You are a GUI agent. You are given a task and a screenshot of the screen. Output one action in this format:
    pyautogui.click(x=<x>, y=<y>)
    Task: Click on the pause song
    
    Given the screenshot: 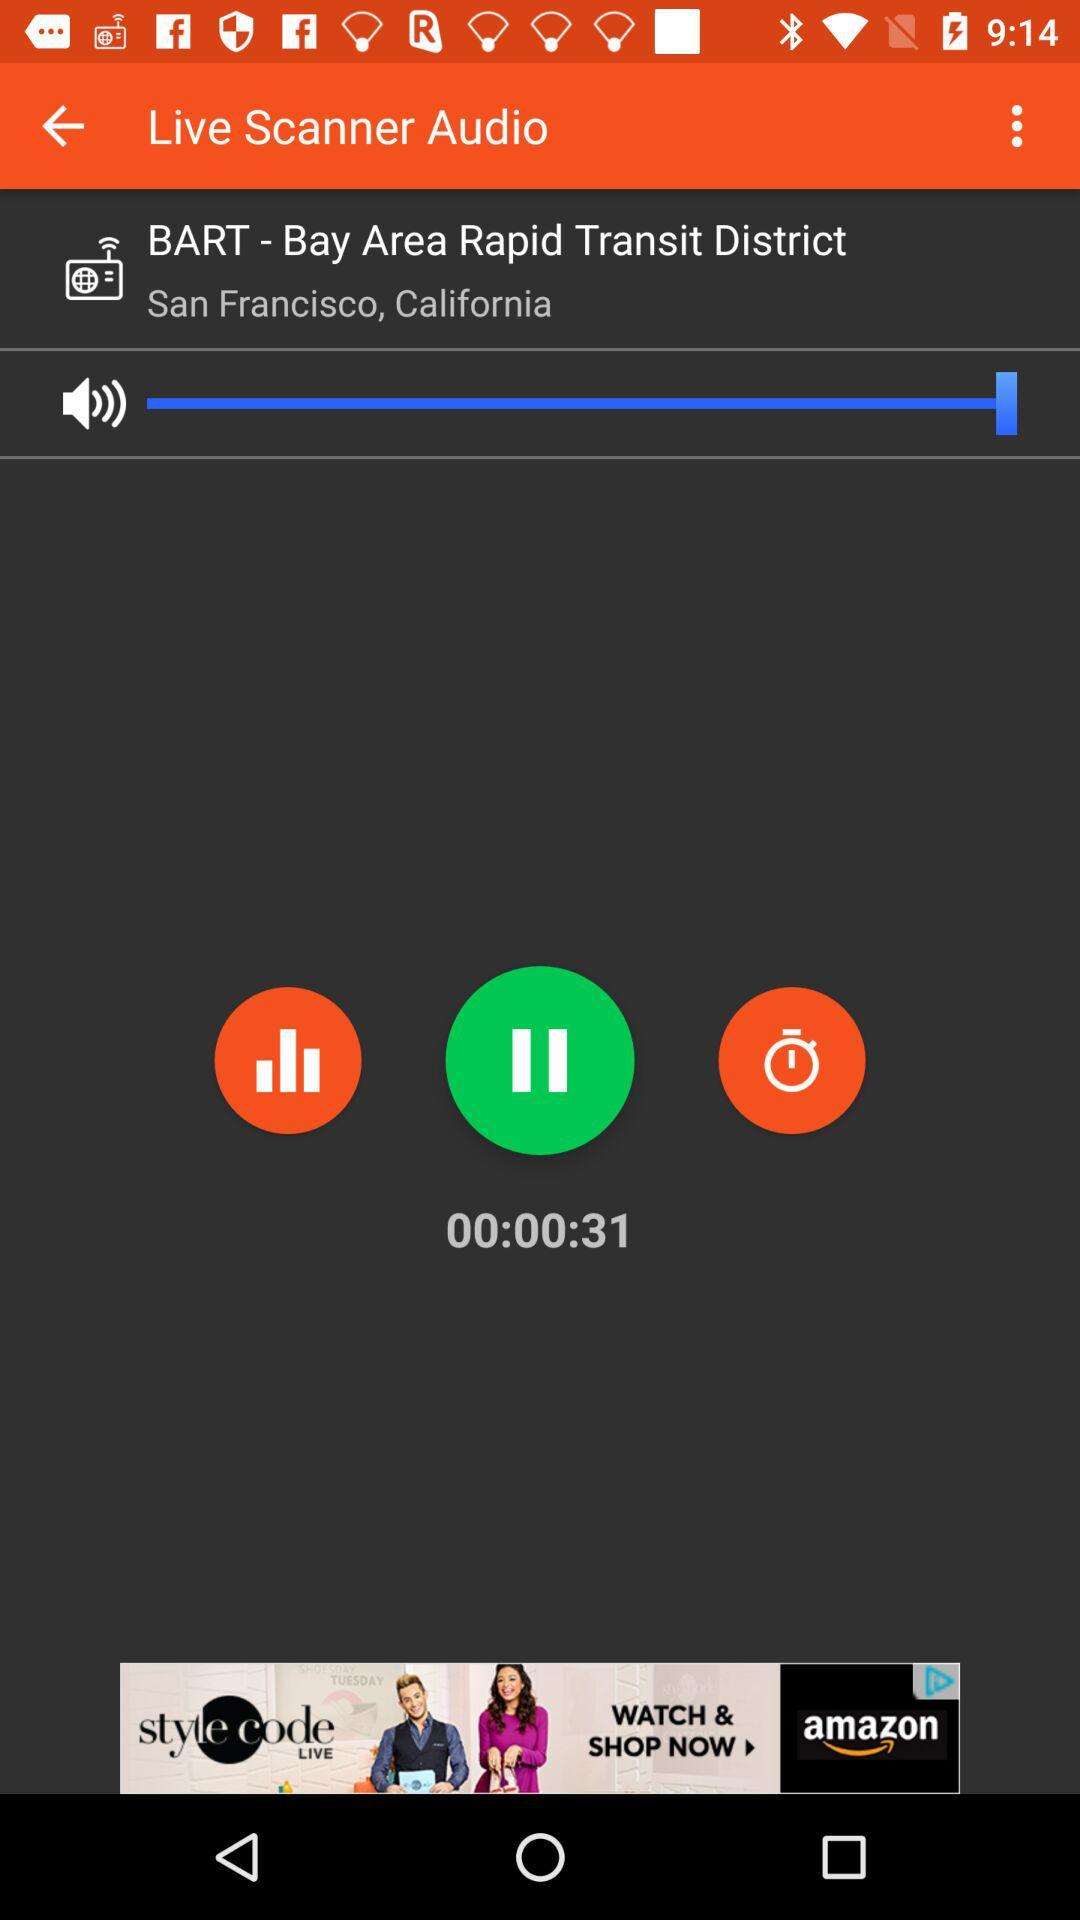 What is the action you would take?
    pyautogui.click(x=540, y=1059)
    